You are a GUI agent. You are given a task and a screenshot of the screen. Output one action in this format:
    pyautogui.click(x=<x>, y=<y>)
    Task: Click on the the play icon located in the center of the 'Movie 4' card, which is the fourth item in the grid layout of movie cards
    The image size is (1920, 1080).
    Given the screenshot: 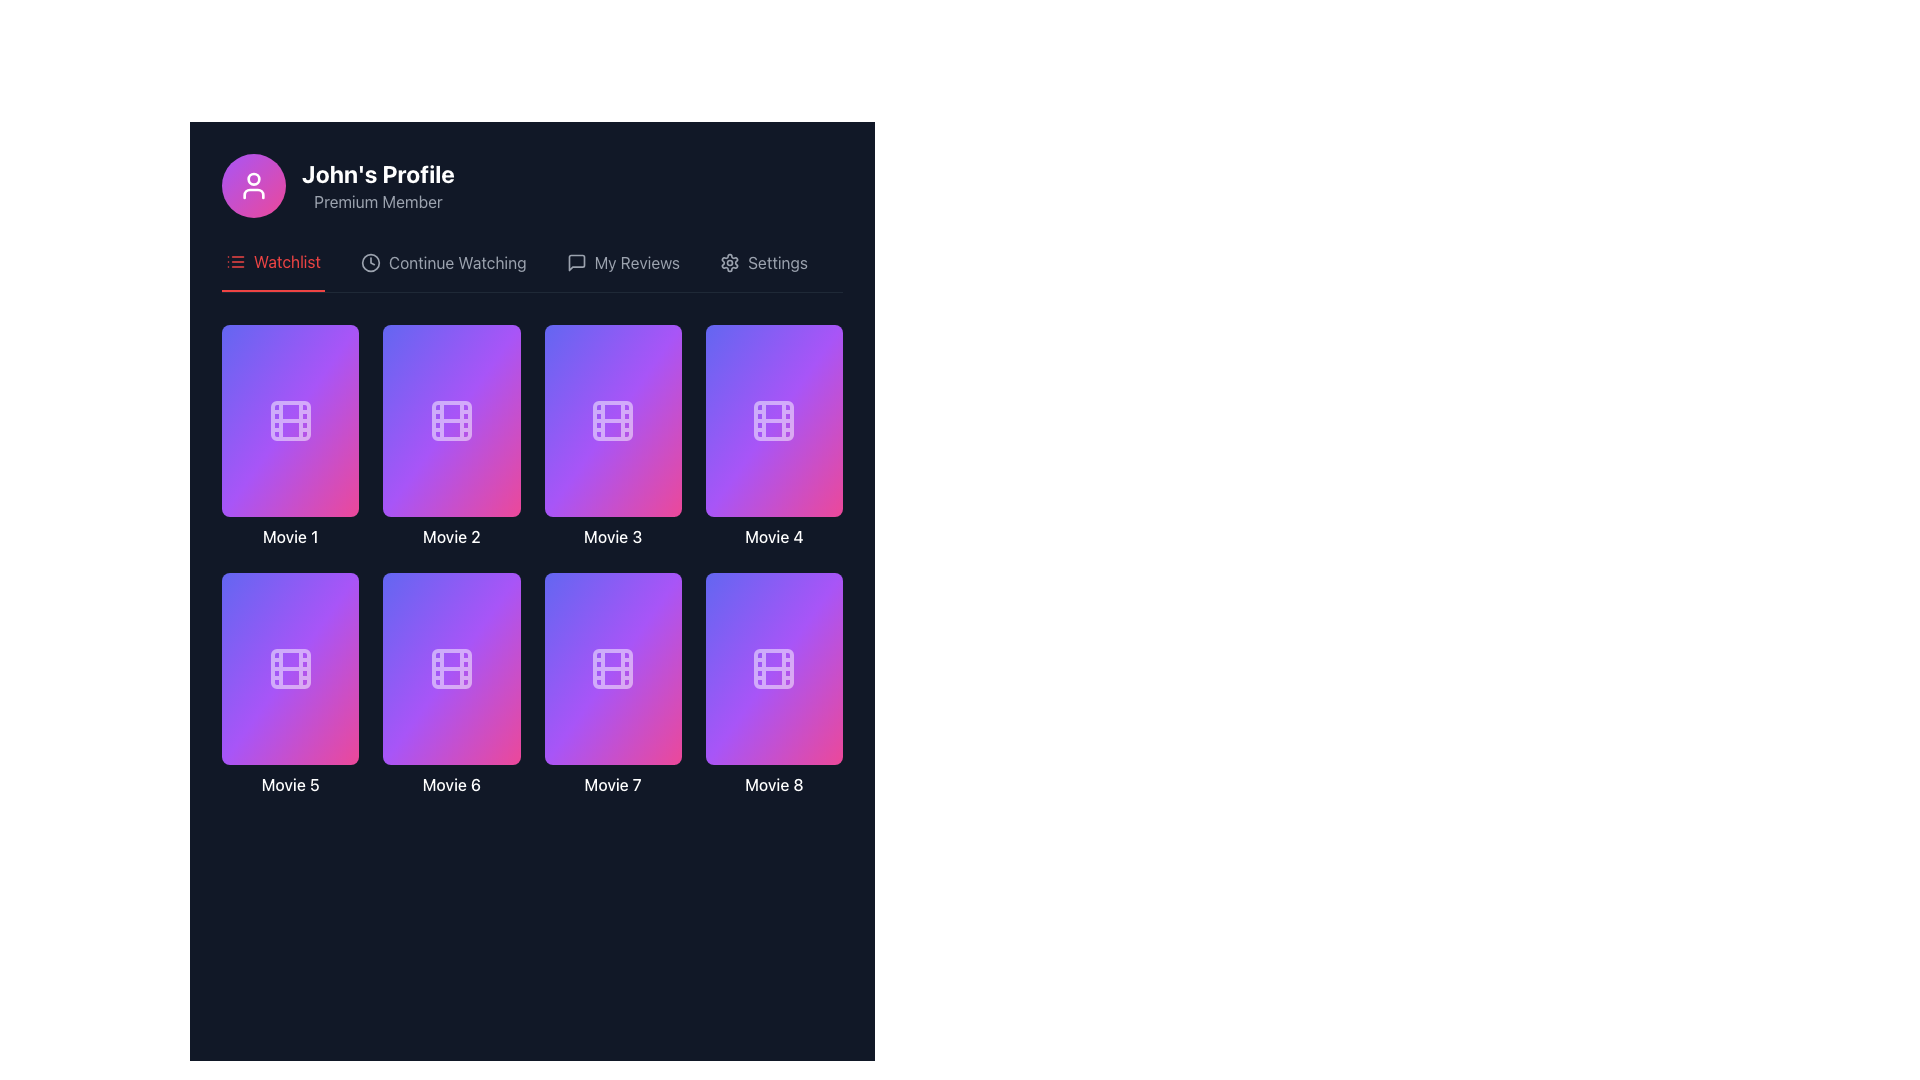 What is the action you would take?
    pyautogui.click(x=774, y=410)
    